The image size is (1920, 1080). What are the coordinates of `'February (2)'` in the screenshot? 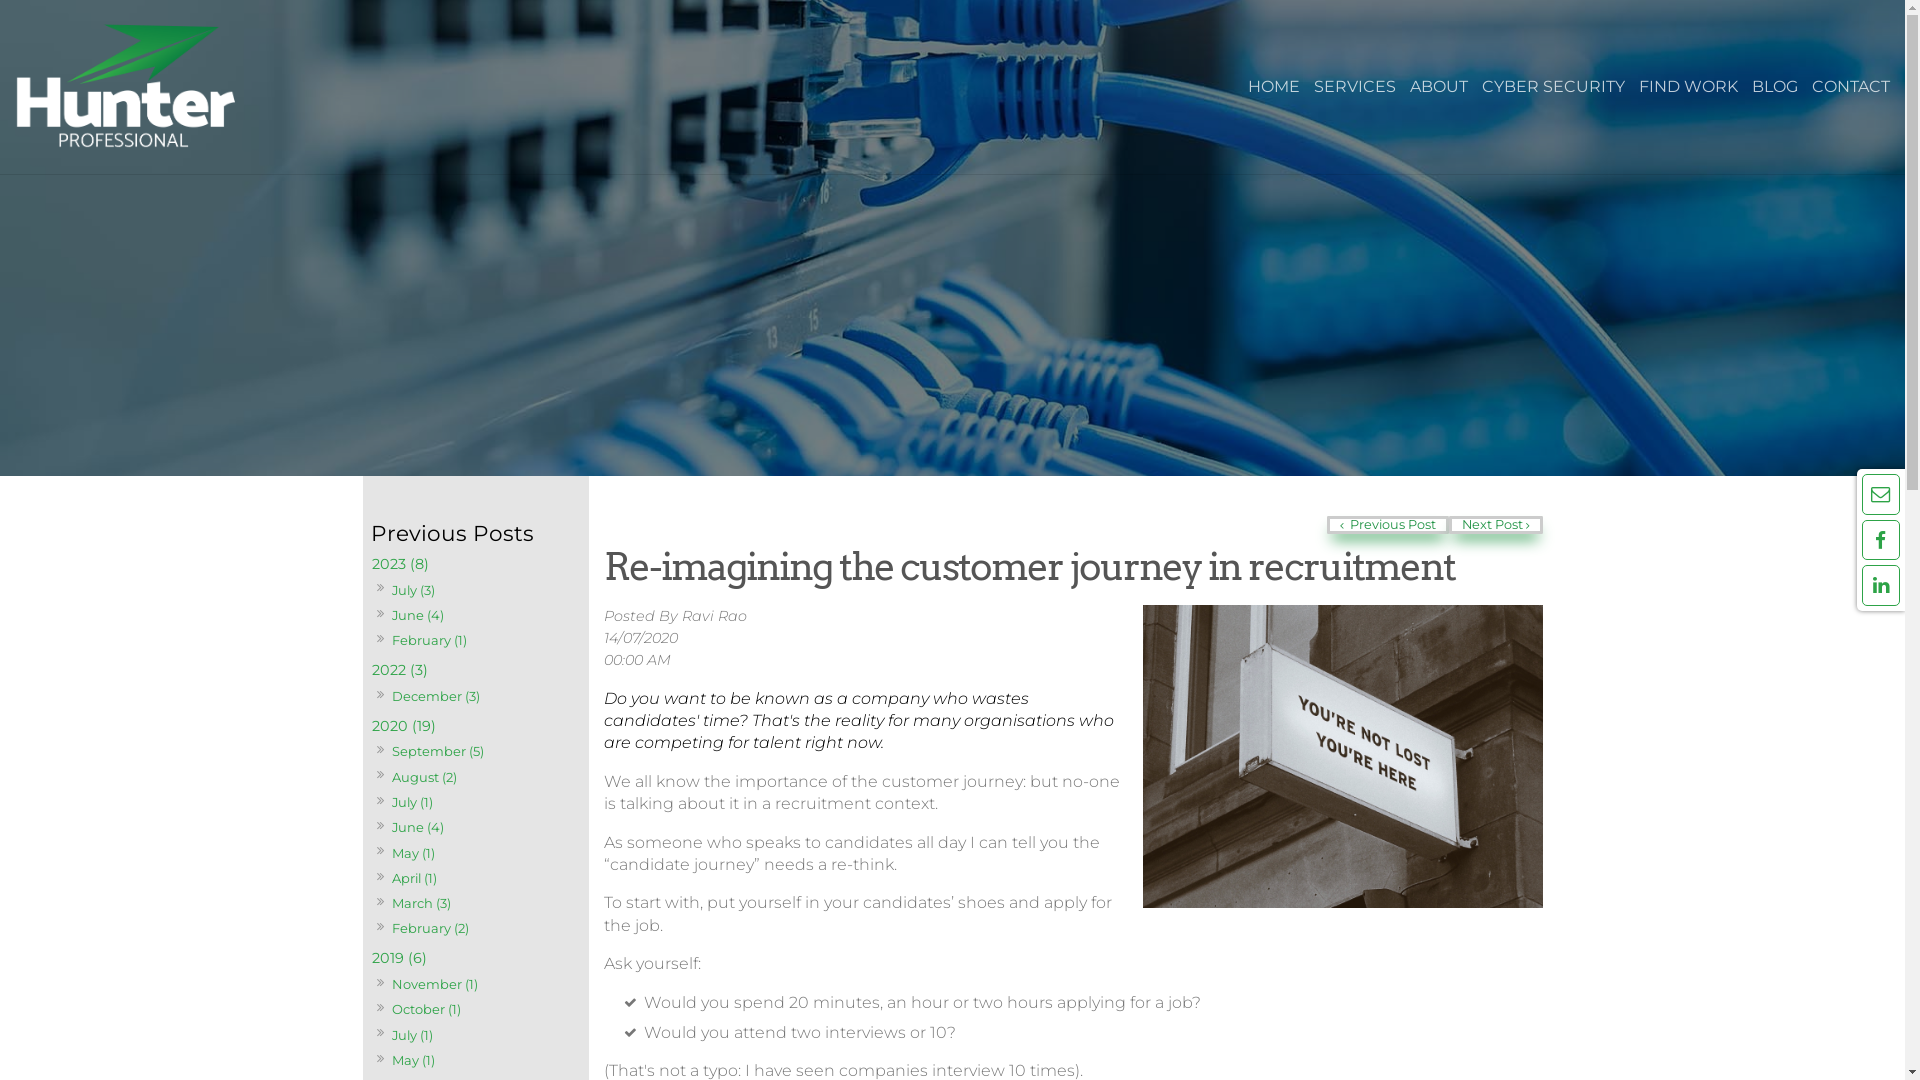 It's located at (389, 928).